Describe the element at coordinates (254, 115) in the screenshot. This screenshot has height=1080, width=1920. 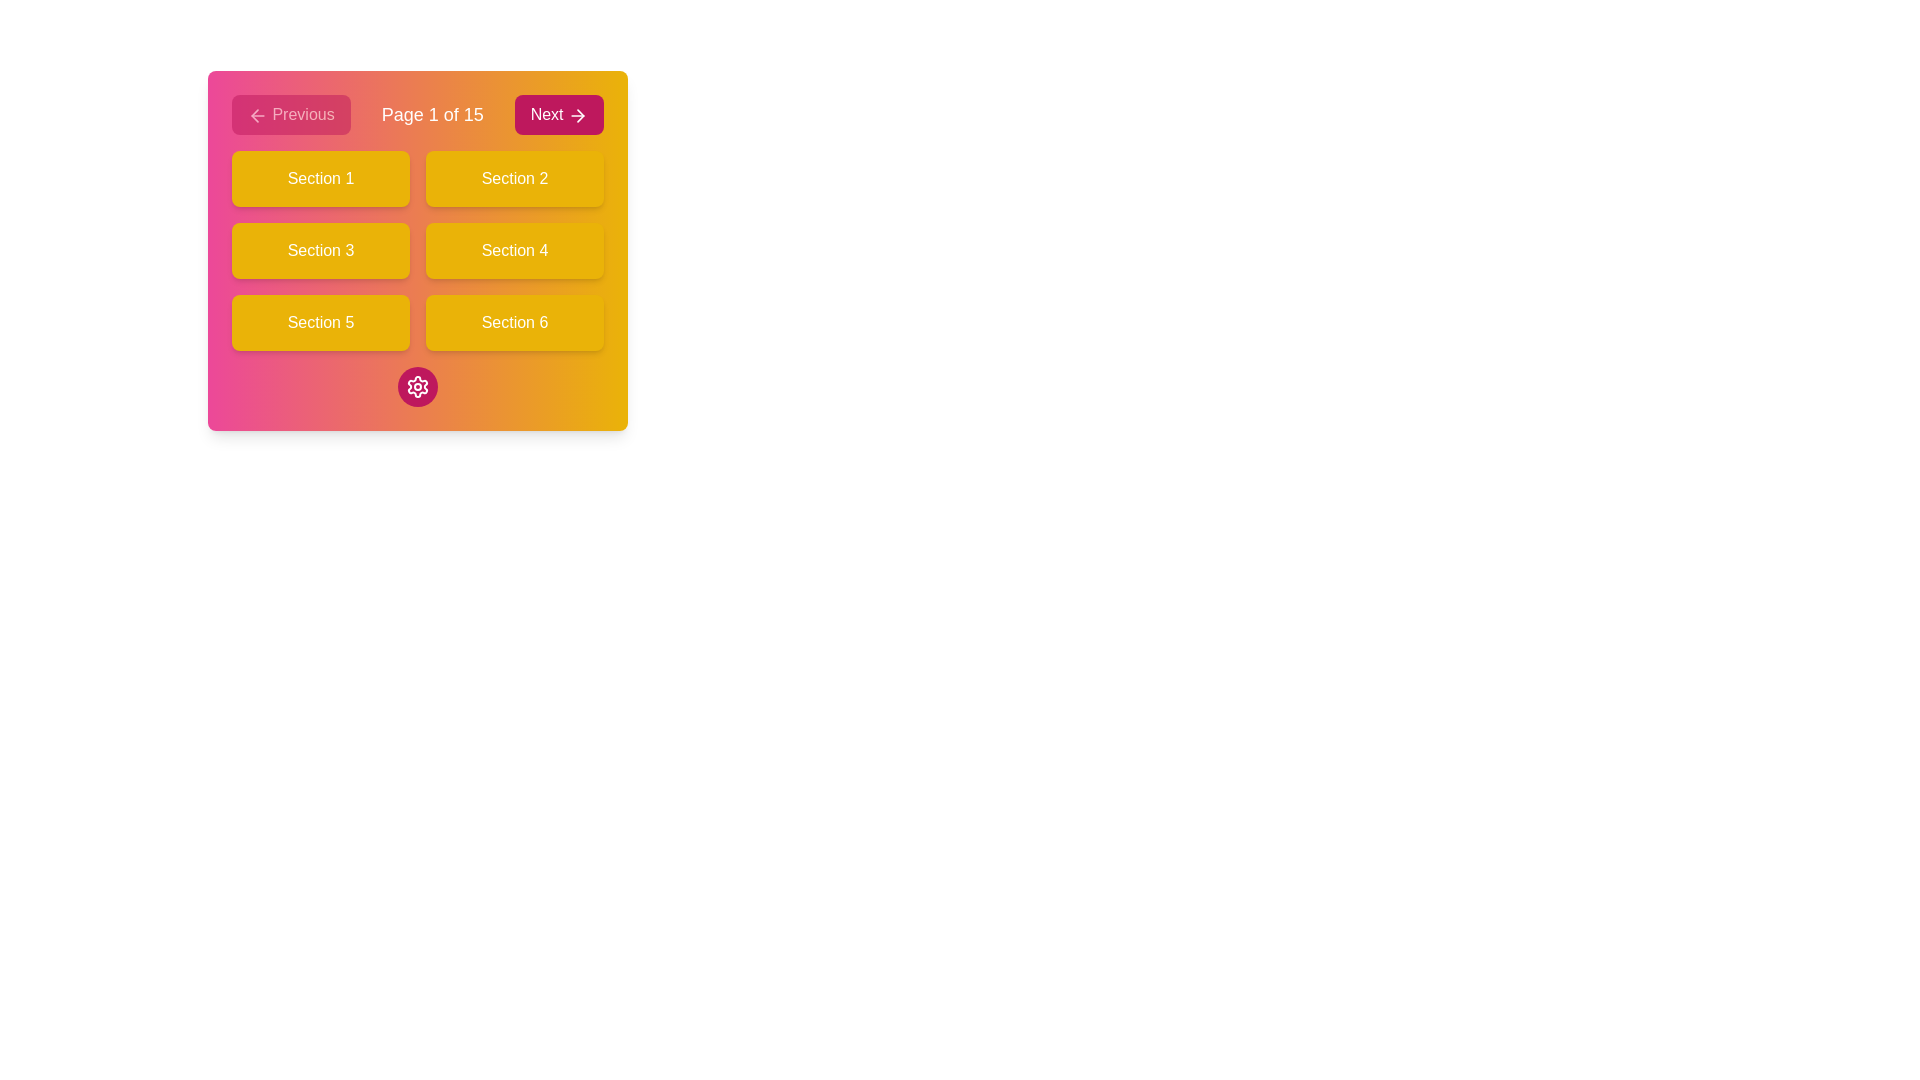
I see `the decorative graphical component representing navigation to the previous section, located within the 'Previous' button at the top left of the interface` at that location.